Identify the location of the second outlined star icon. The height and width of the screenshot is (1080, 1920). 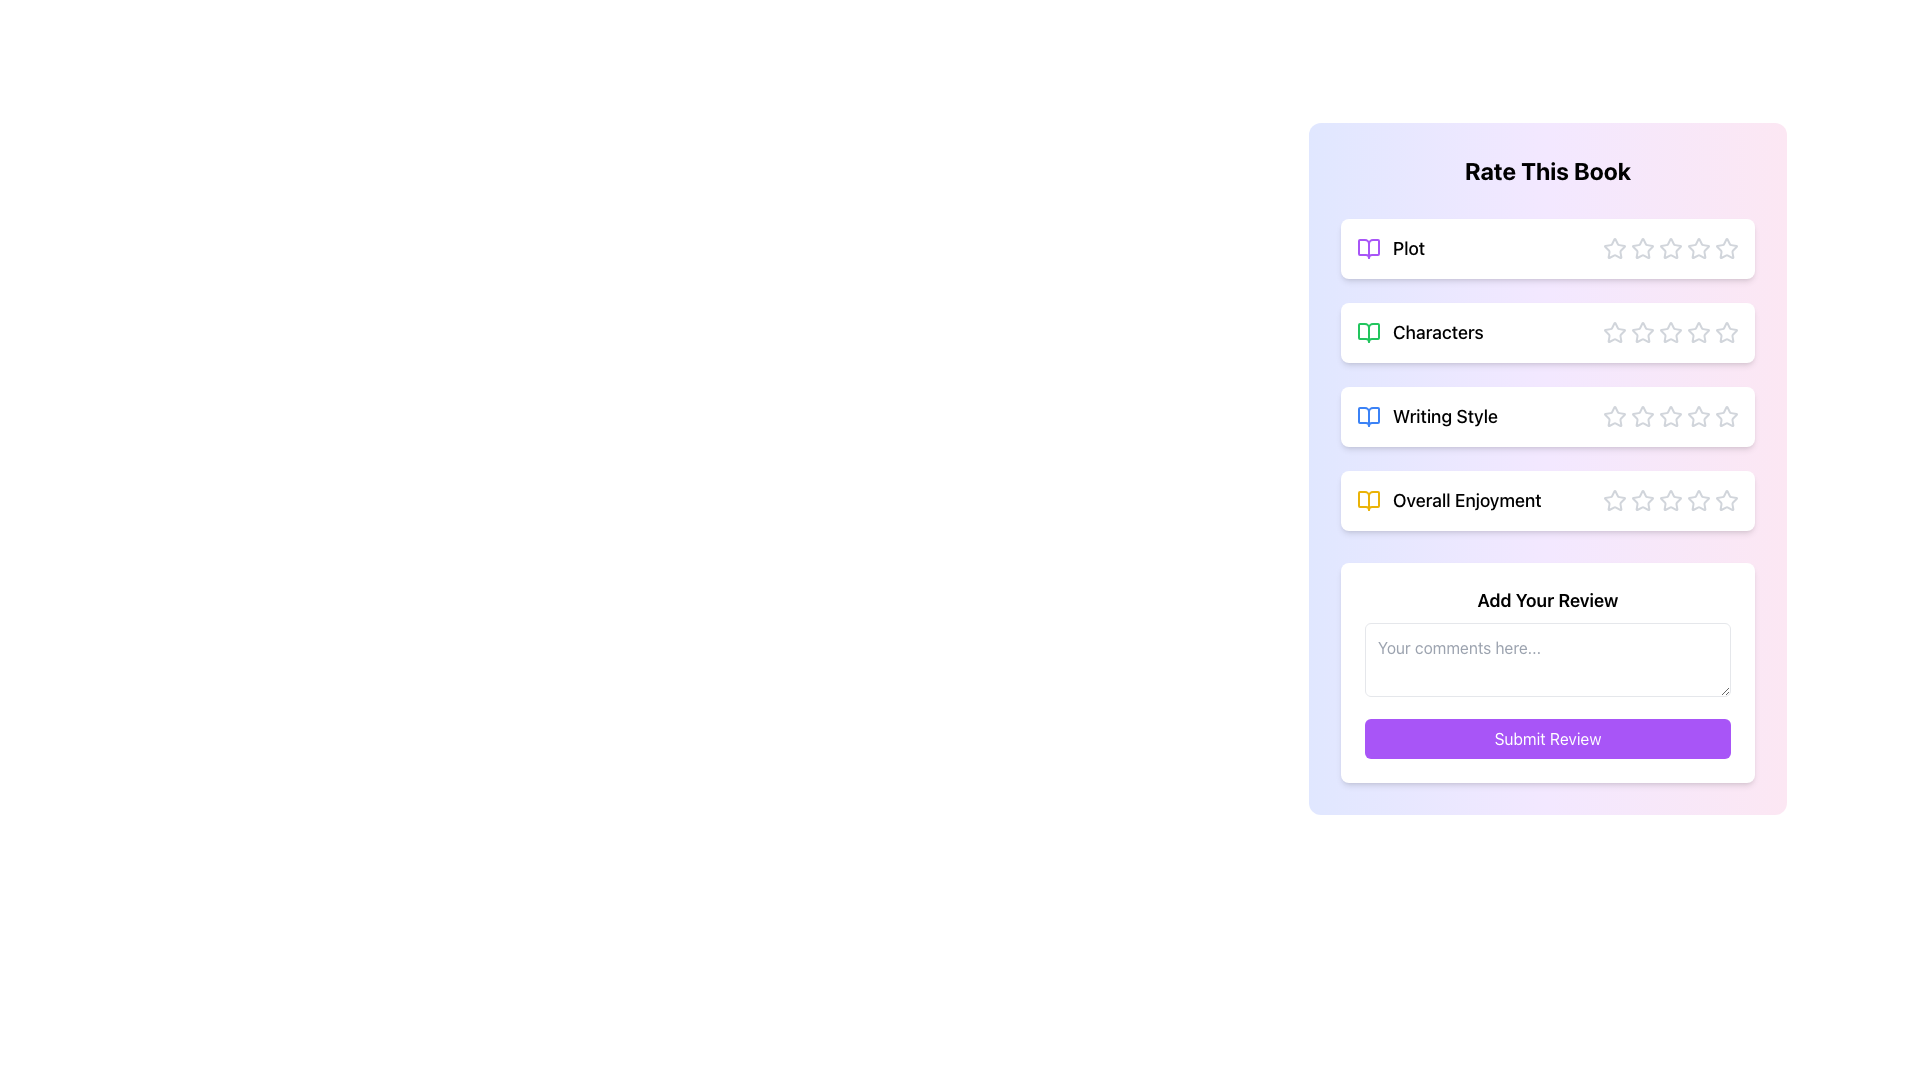
(1642, 248).